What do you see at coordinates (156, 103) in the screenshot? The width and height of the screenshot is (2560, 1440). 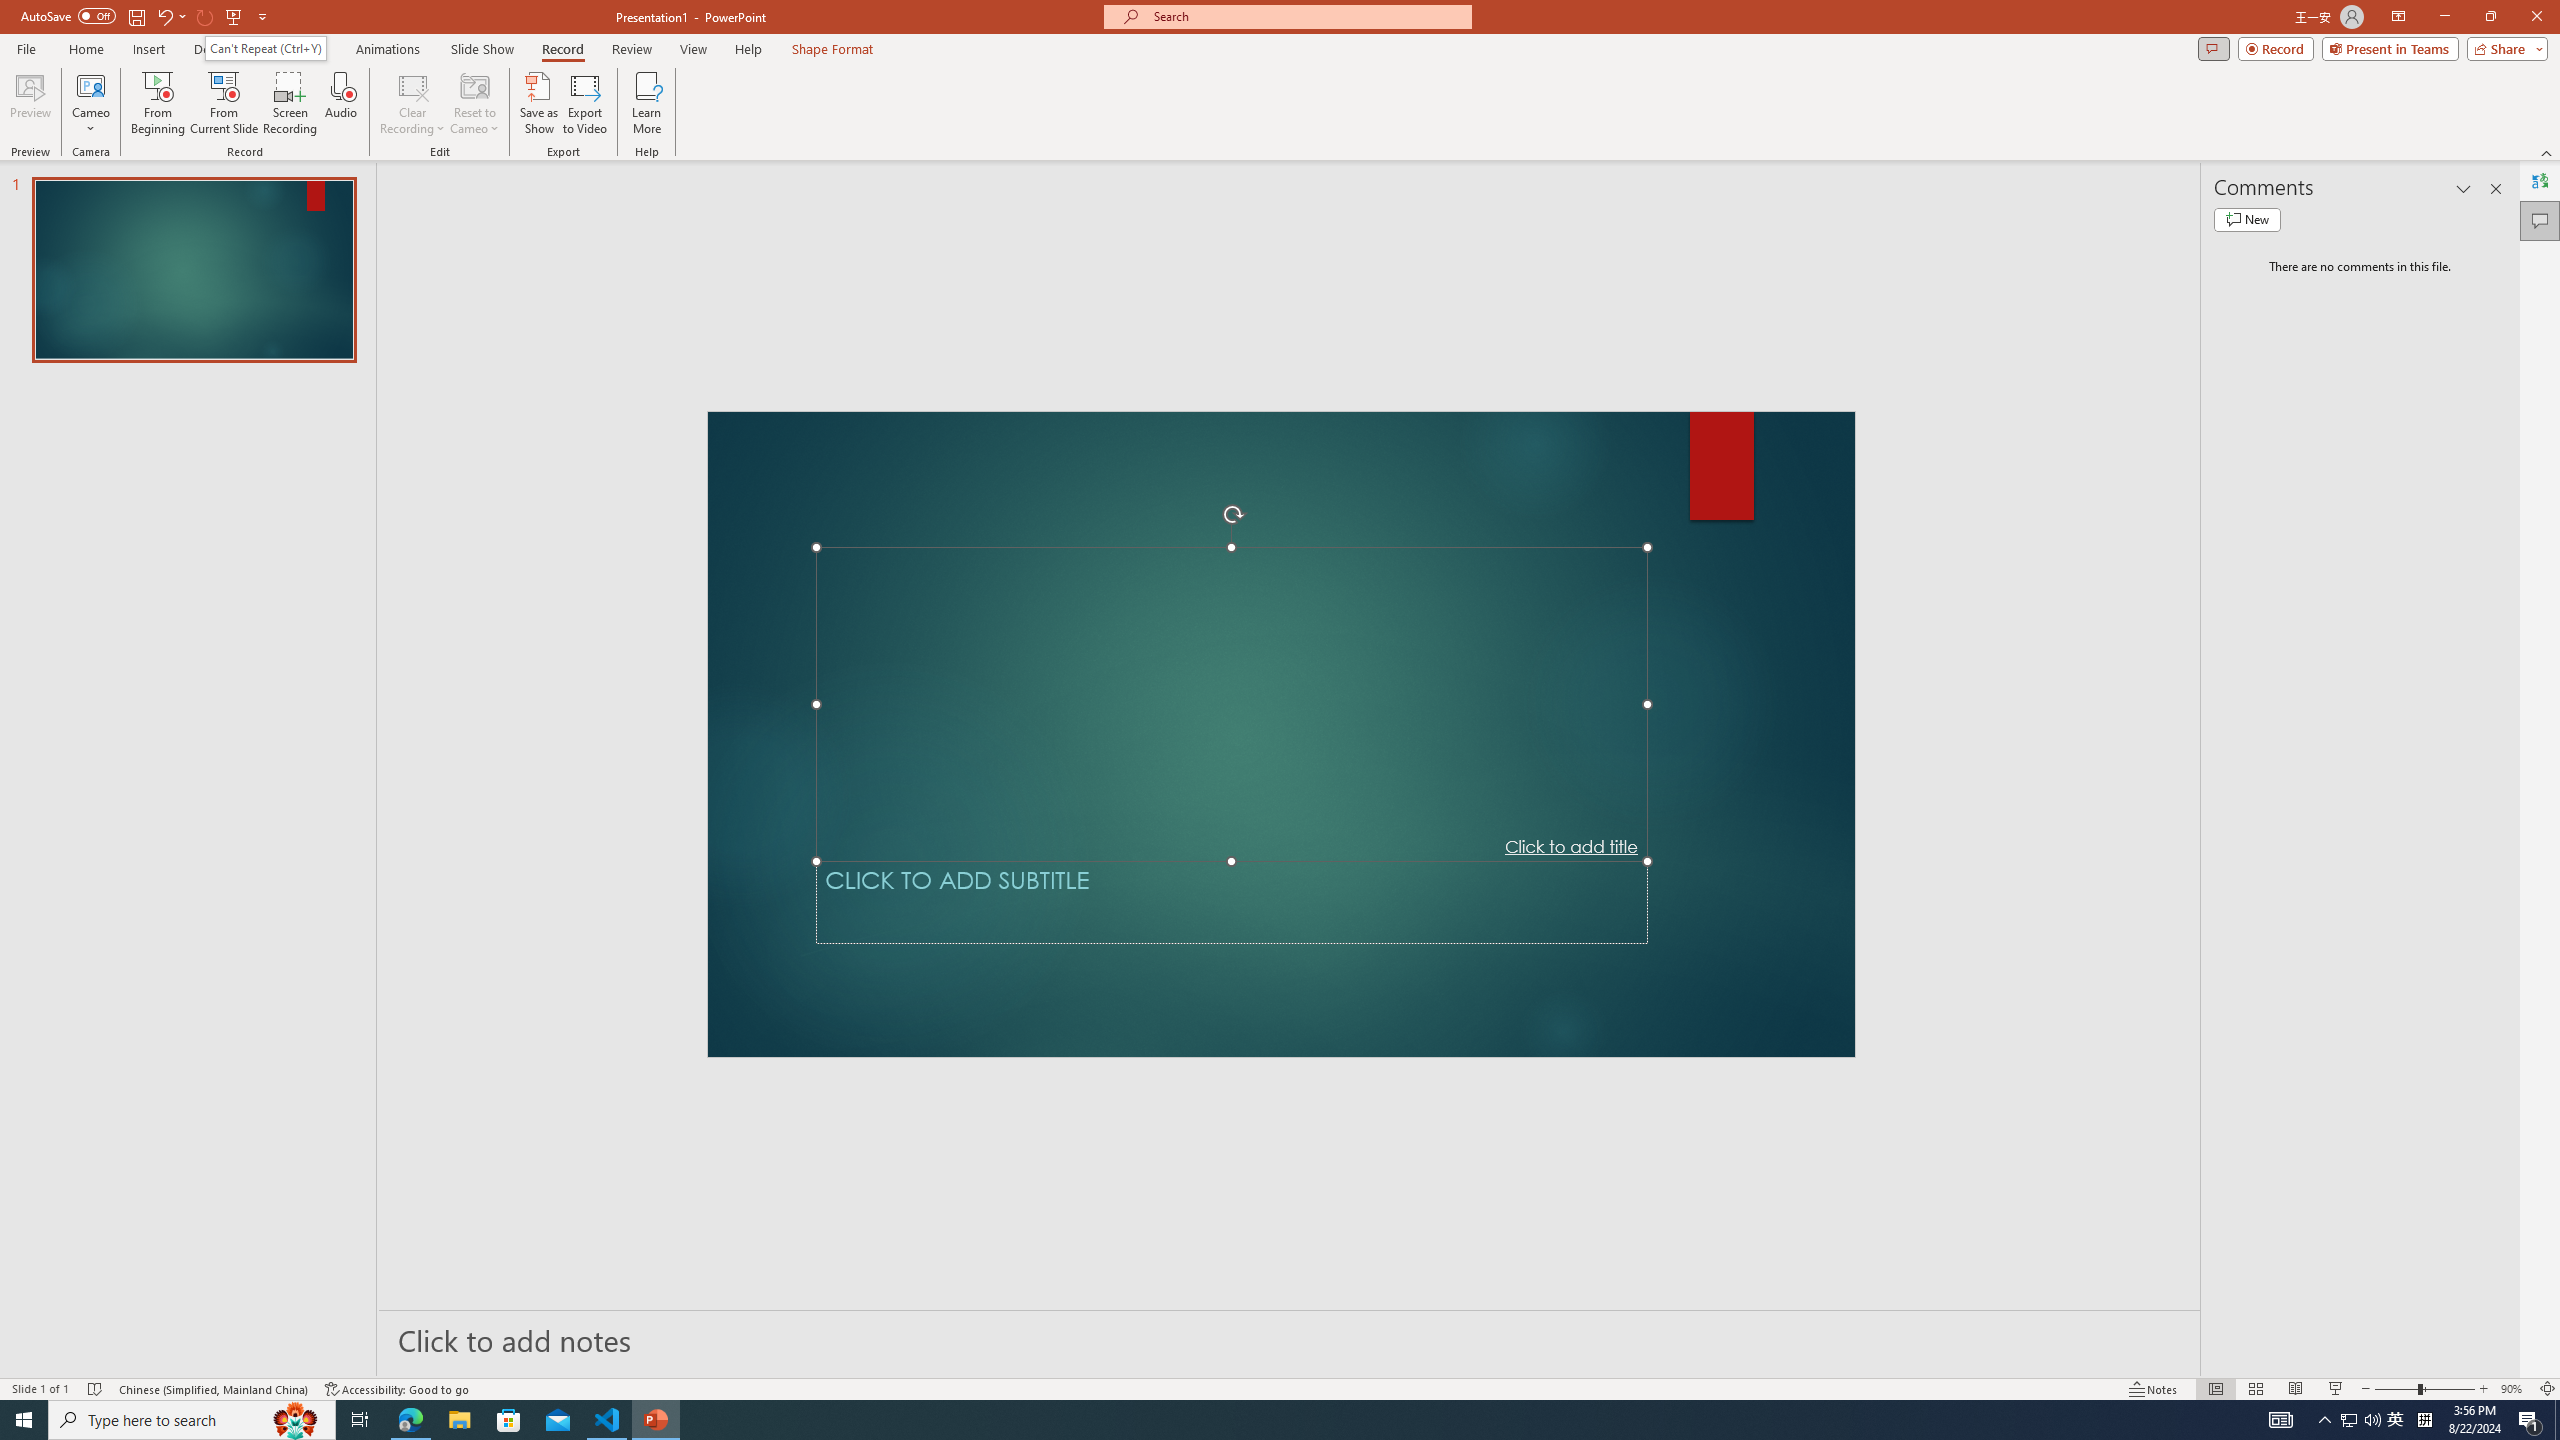 I see `'From Beginning...'` at bounding box center [156, 103].